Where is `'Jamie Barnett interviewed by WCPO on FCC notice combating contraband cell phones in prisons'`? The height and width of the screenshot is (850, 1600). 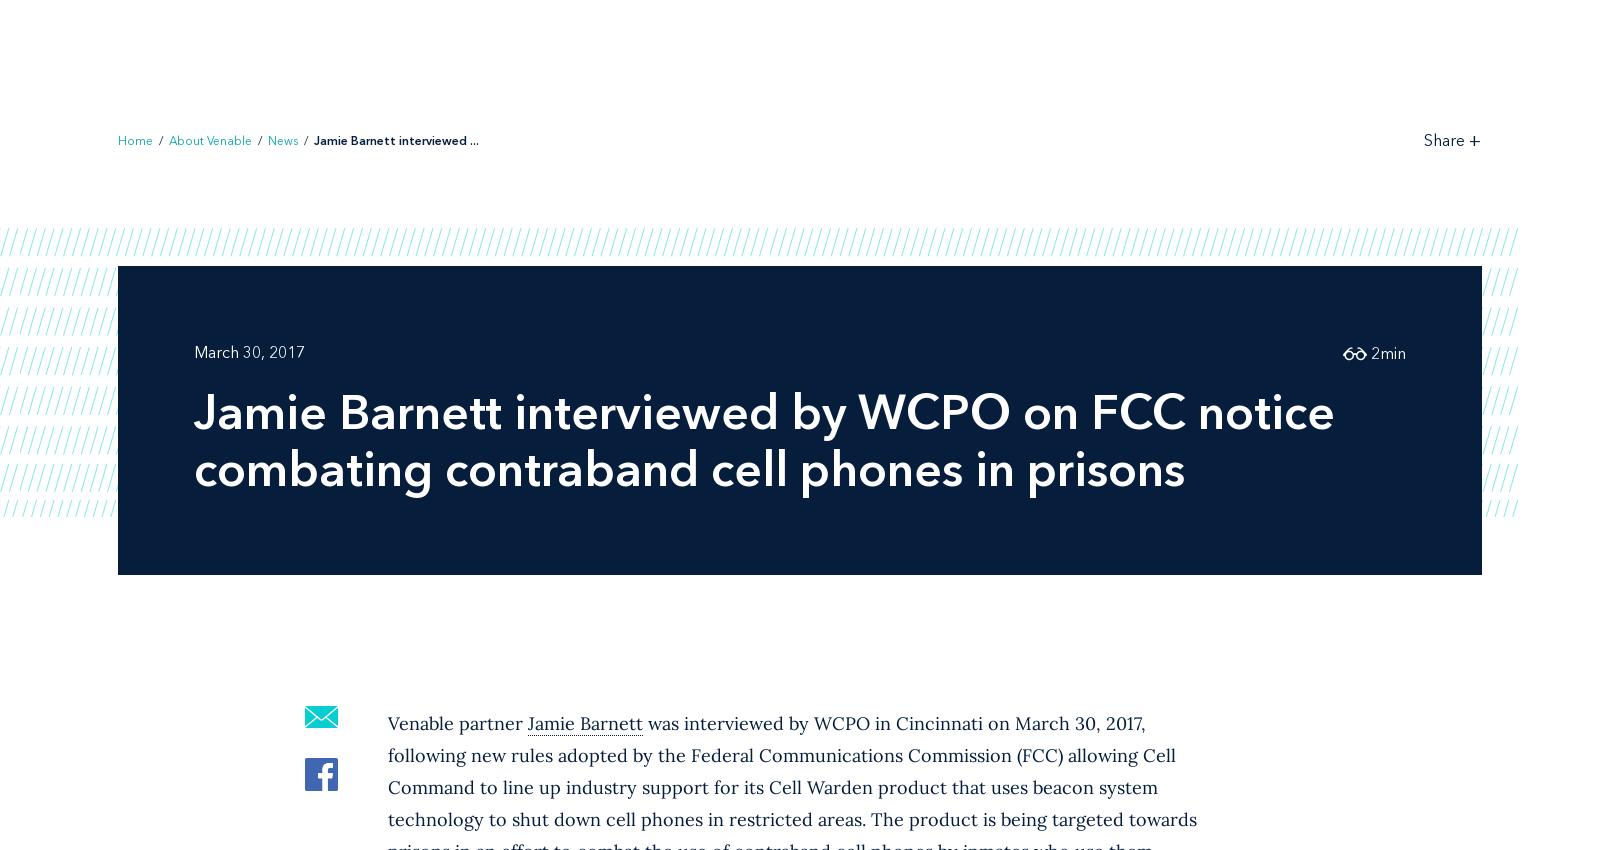 'Jamie Barnett interviewed by WCPO on FCC notice combating contraband cell phones in prisons' is located at coordinates (764, 438).